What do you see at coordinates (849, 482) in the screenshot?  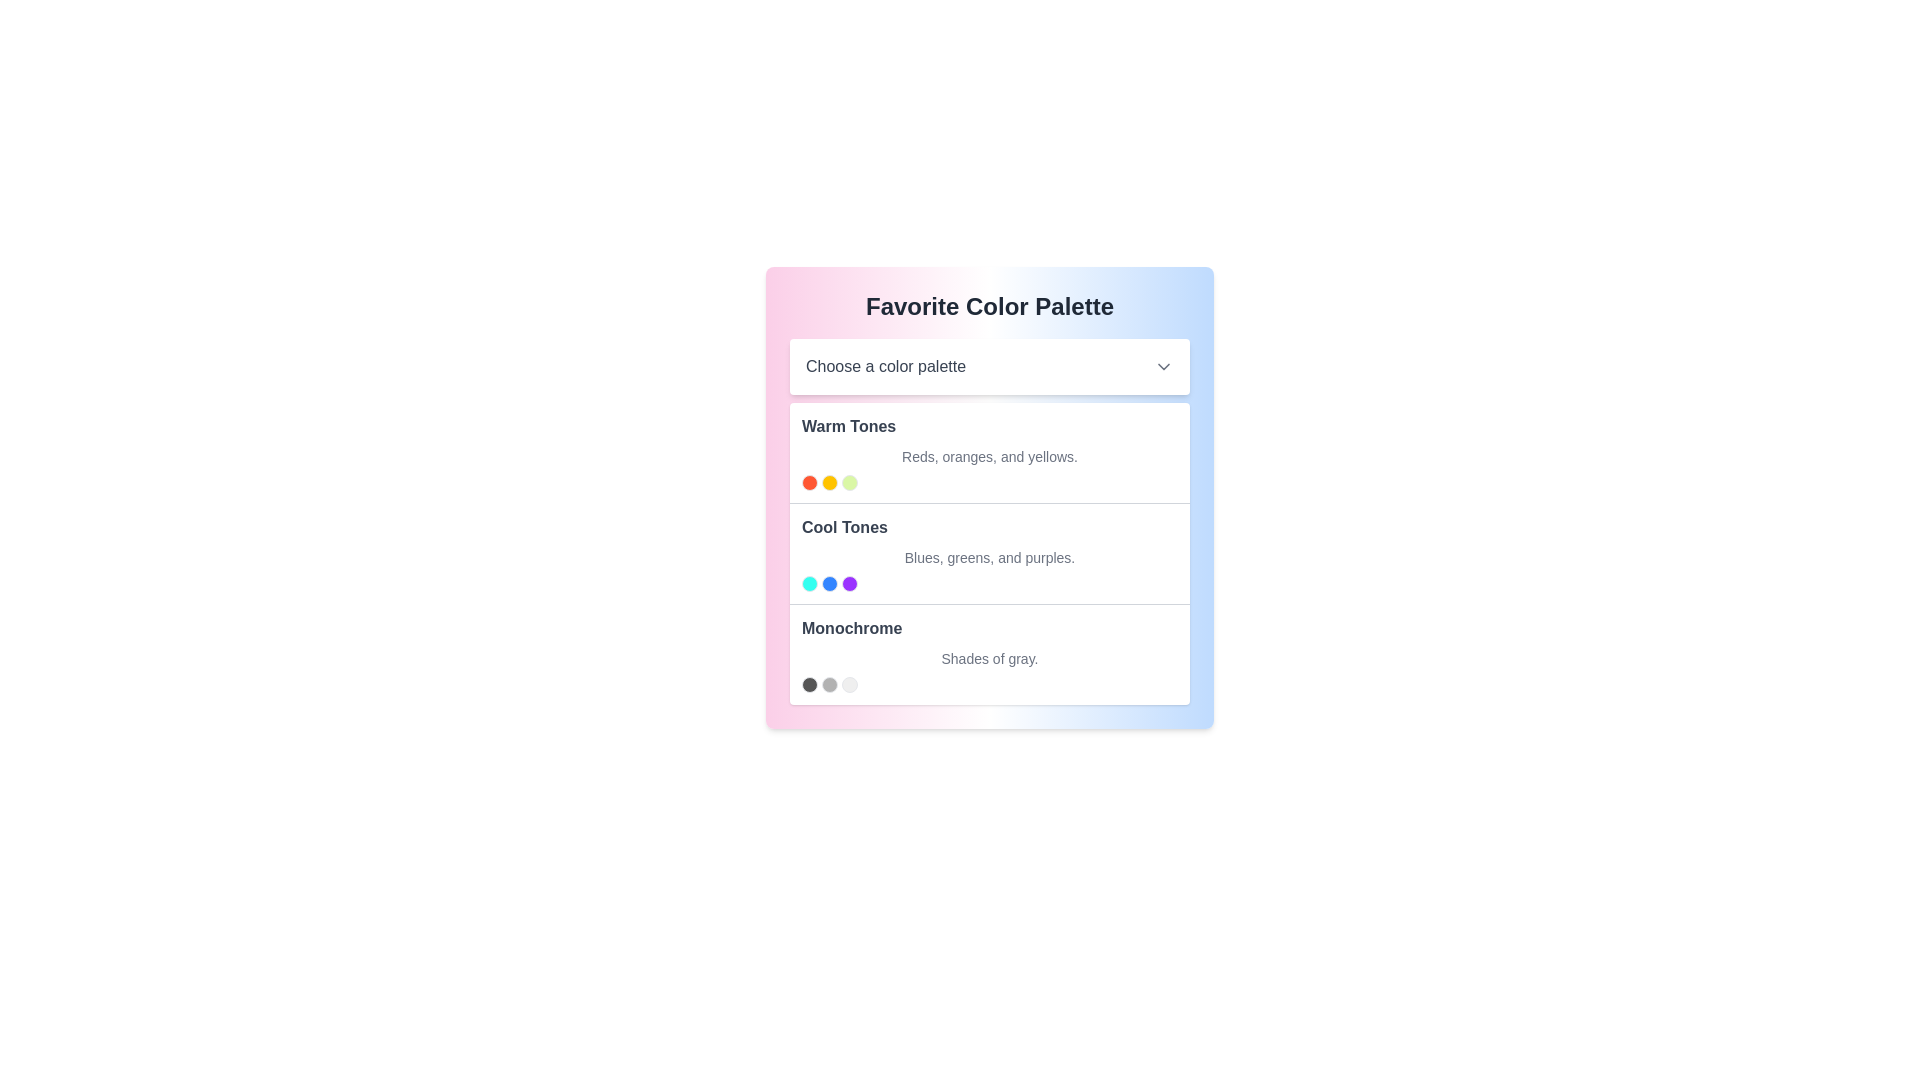 I see `the light green colored circular UI element in the 'Warm Tones' section of the color palette interface, which is the third circle in the series` at bounding box center [849, 482].